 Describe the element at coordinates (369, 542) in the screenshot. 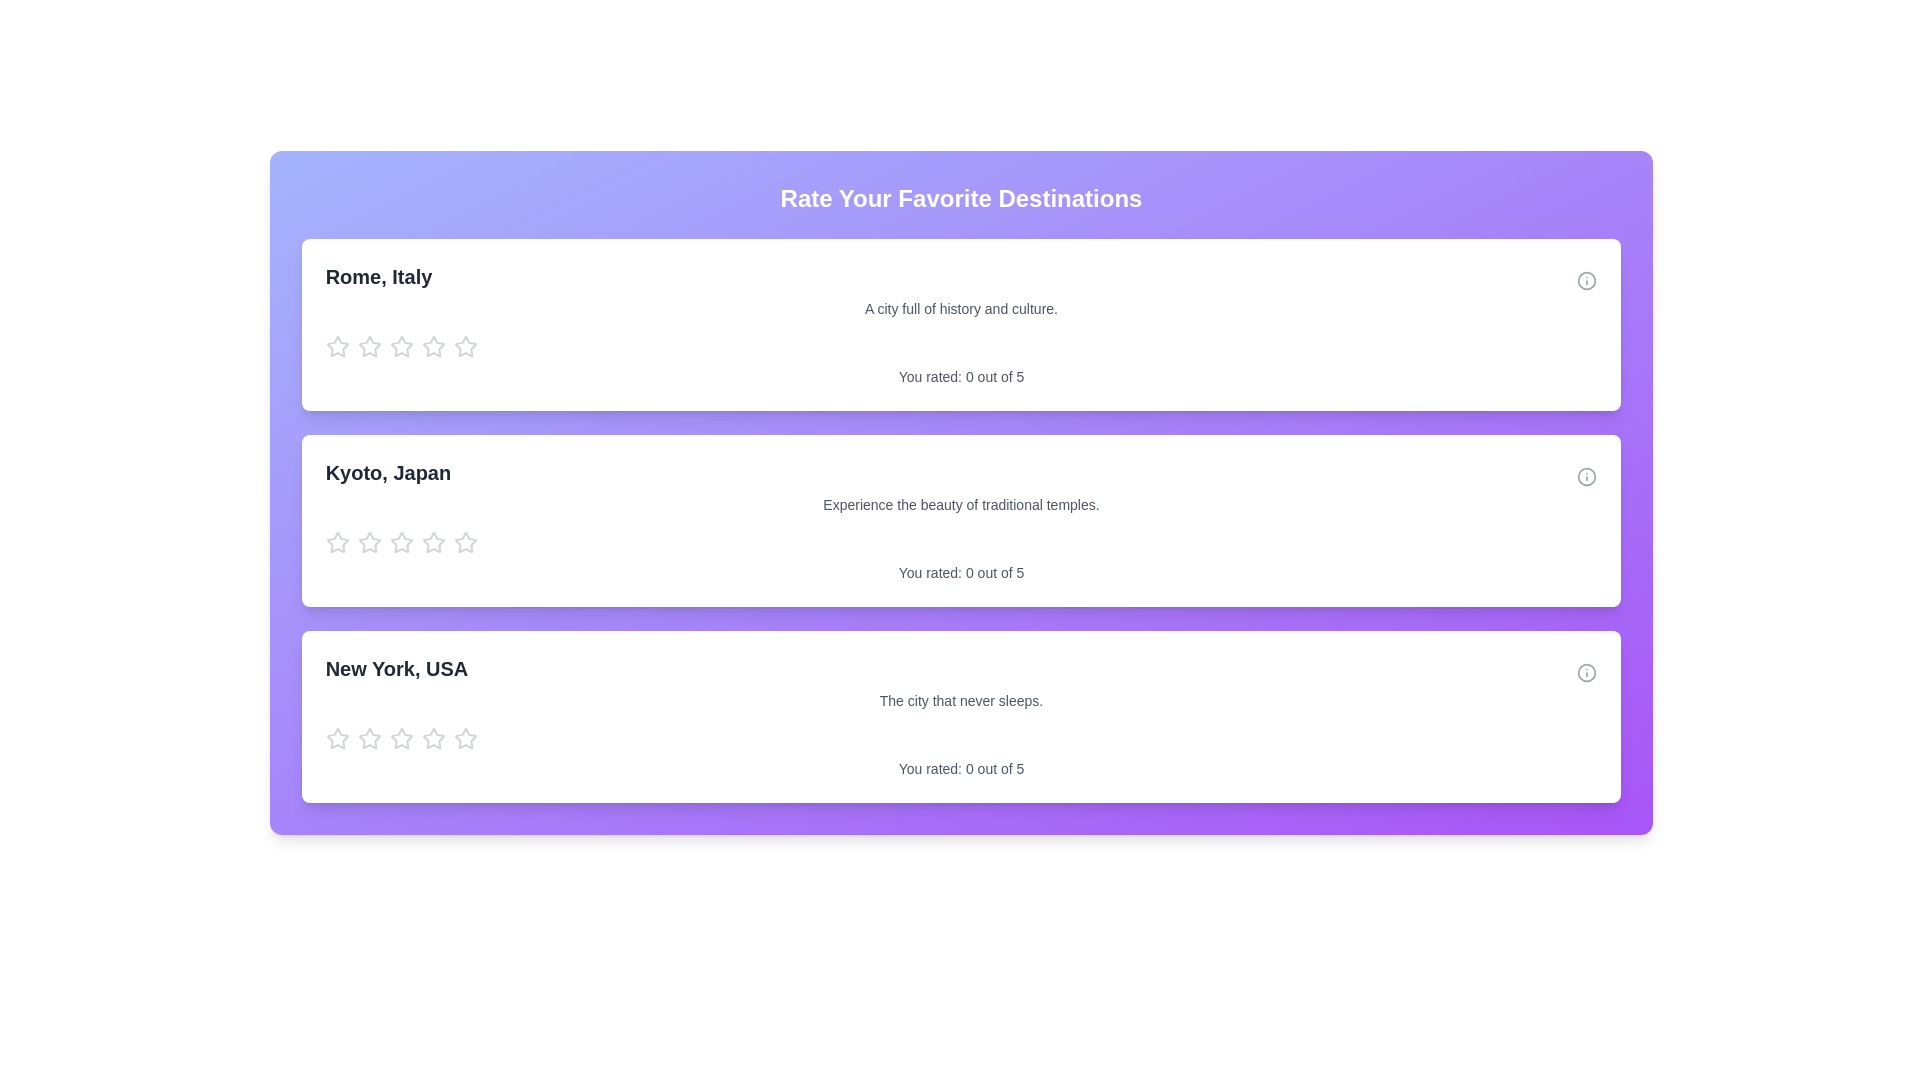

I see `the first star icon in the rating component under 'Kyoto, Japan'` at that location.